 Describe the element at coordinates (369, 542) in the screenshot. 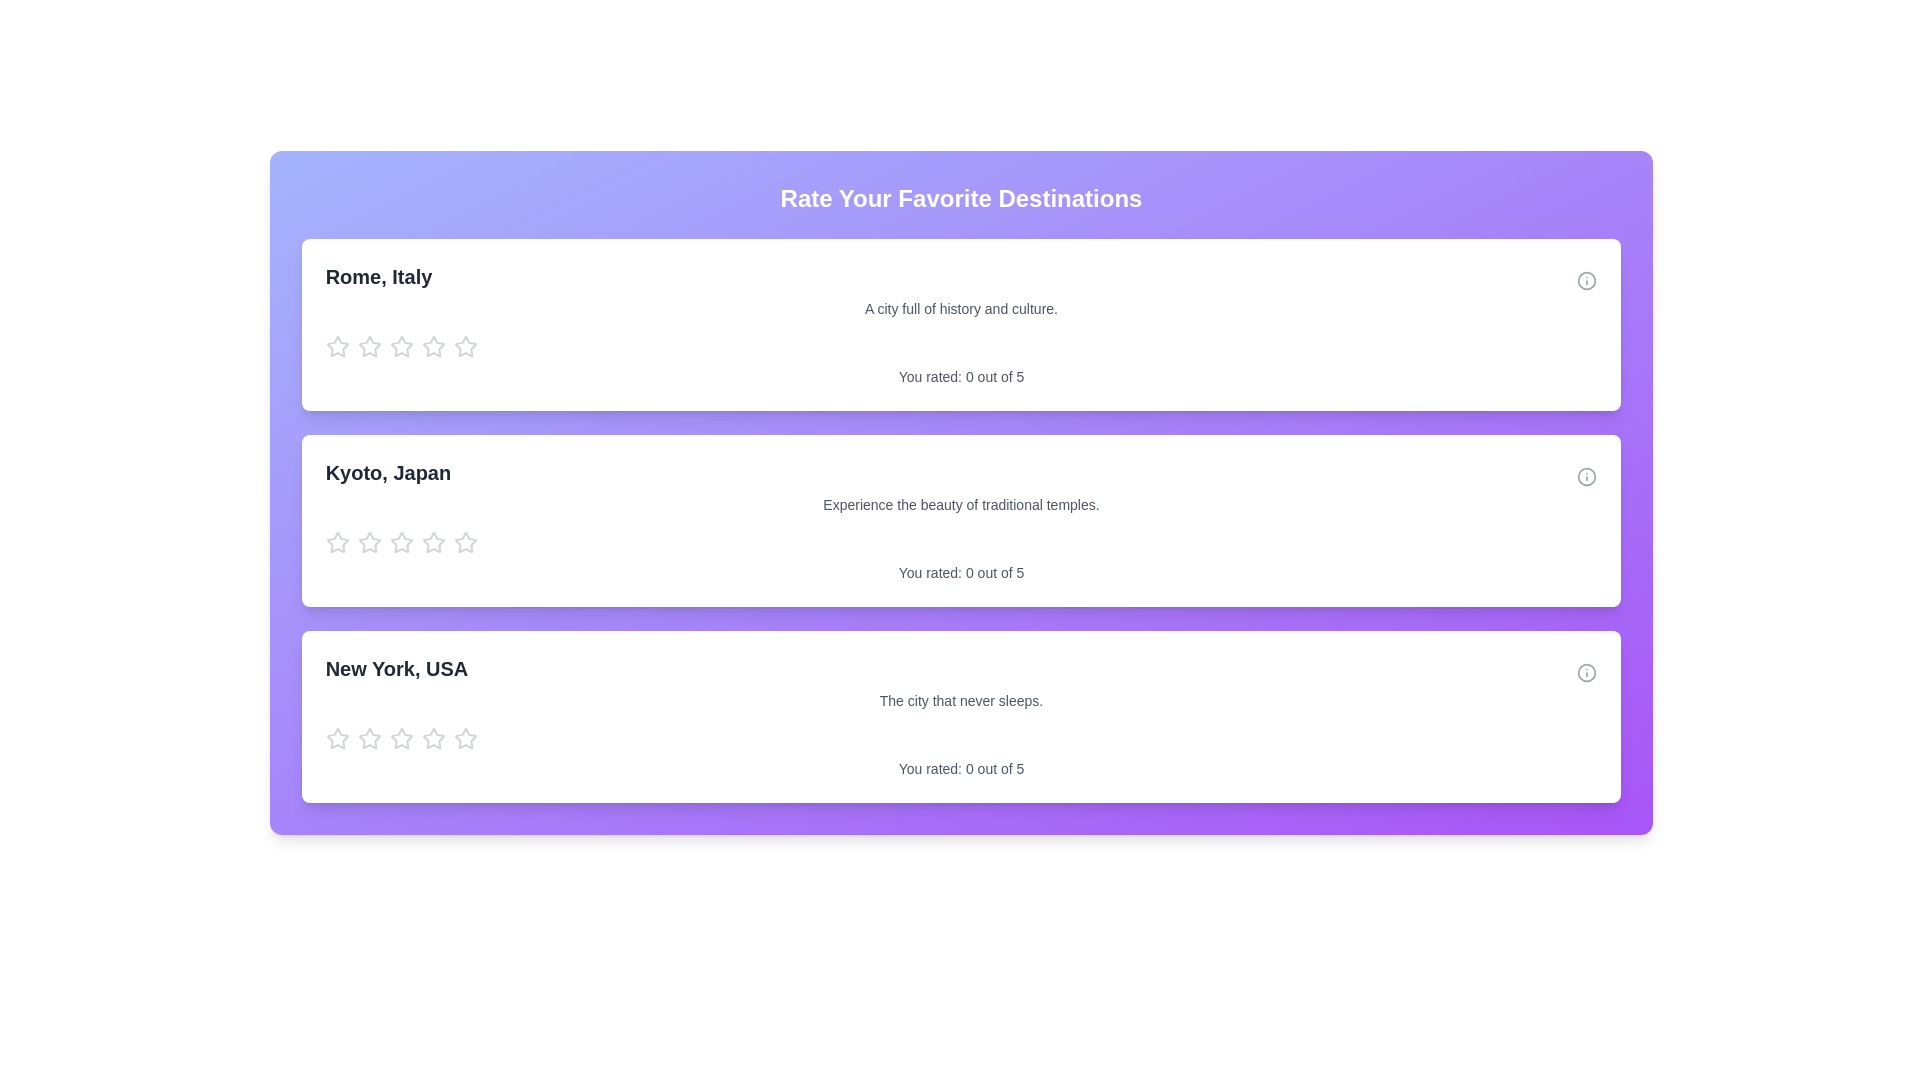

I see `the first star icon in the rating component under 'Kyoto, Japan'` at that location.